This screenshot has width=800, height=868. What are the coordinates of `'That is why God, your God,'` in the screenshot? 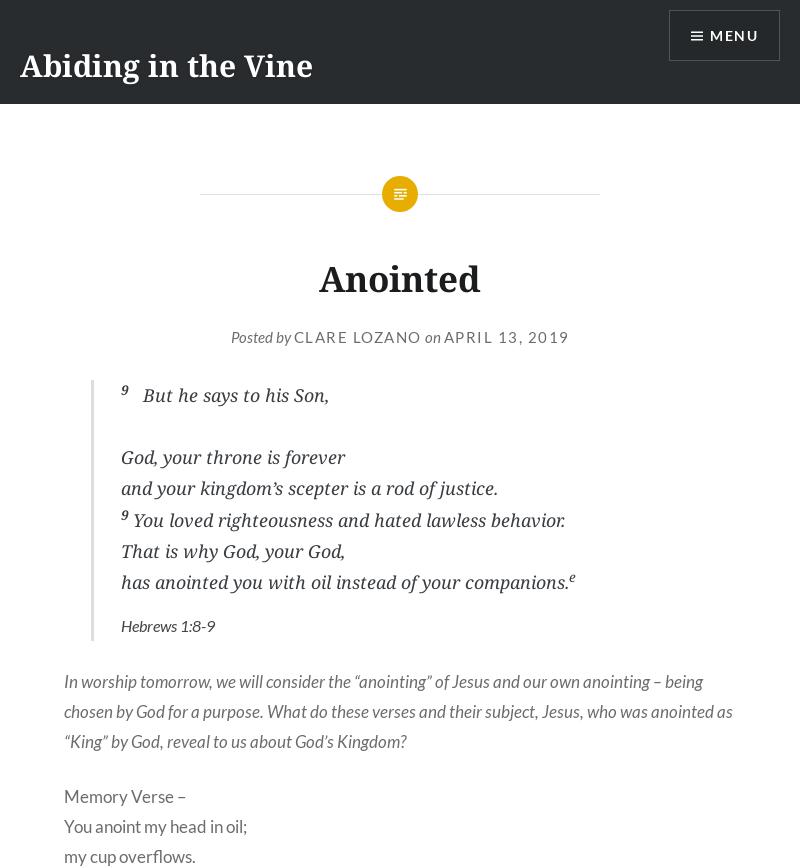 It's located at (233, 549).